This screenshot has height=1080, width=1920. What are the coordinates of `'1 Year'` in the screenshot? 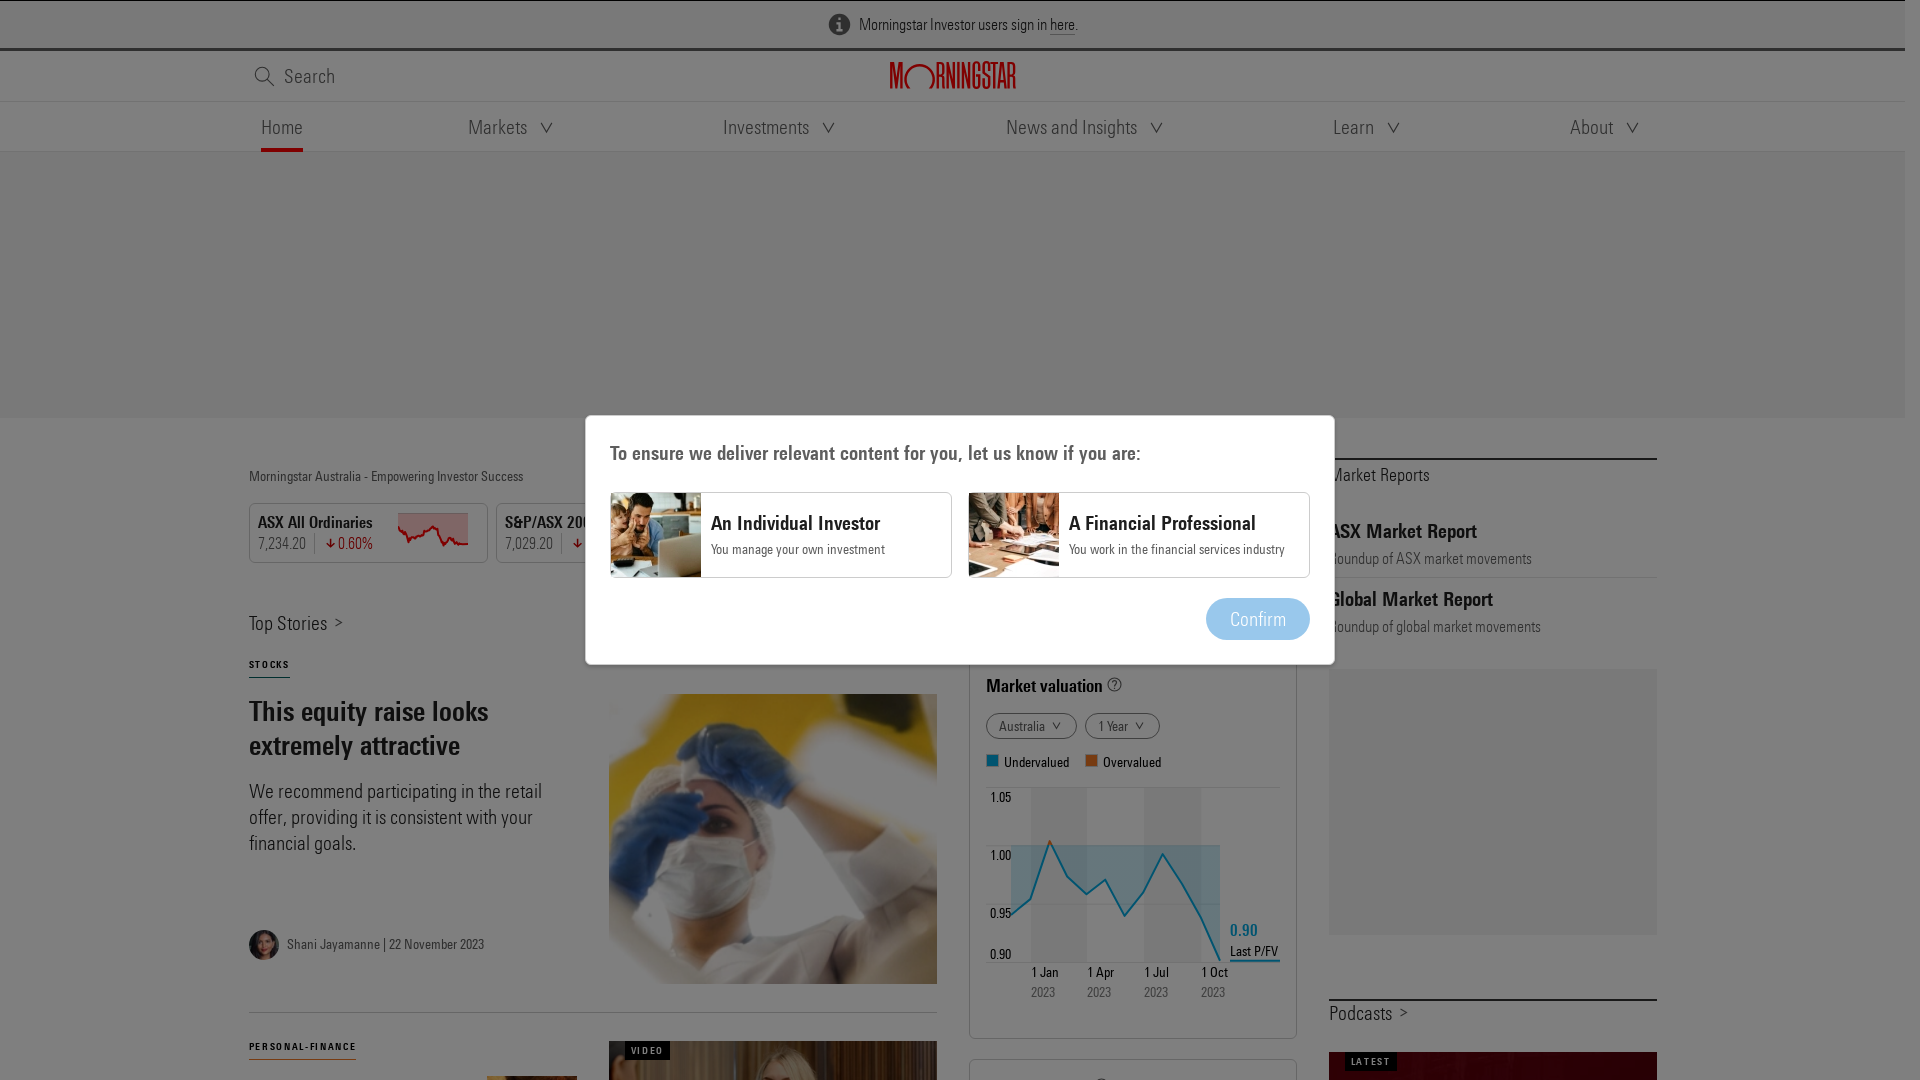 It's located at (1121, 725).